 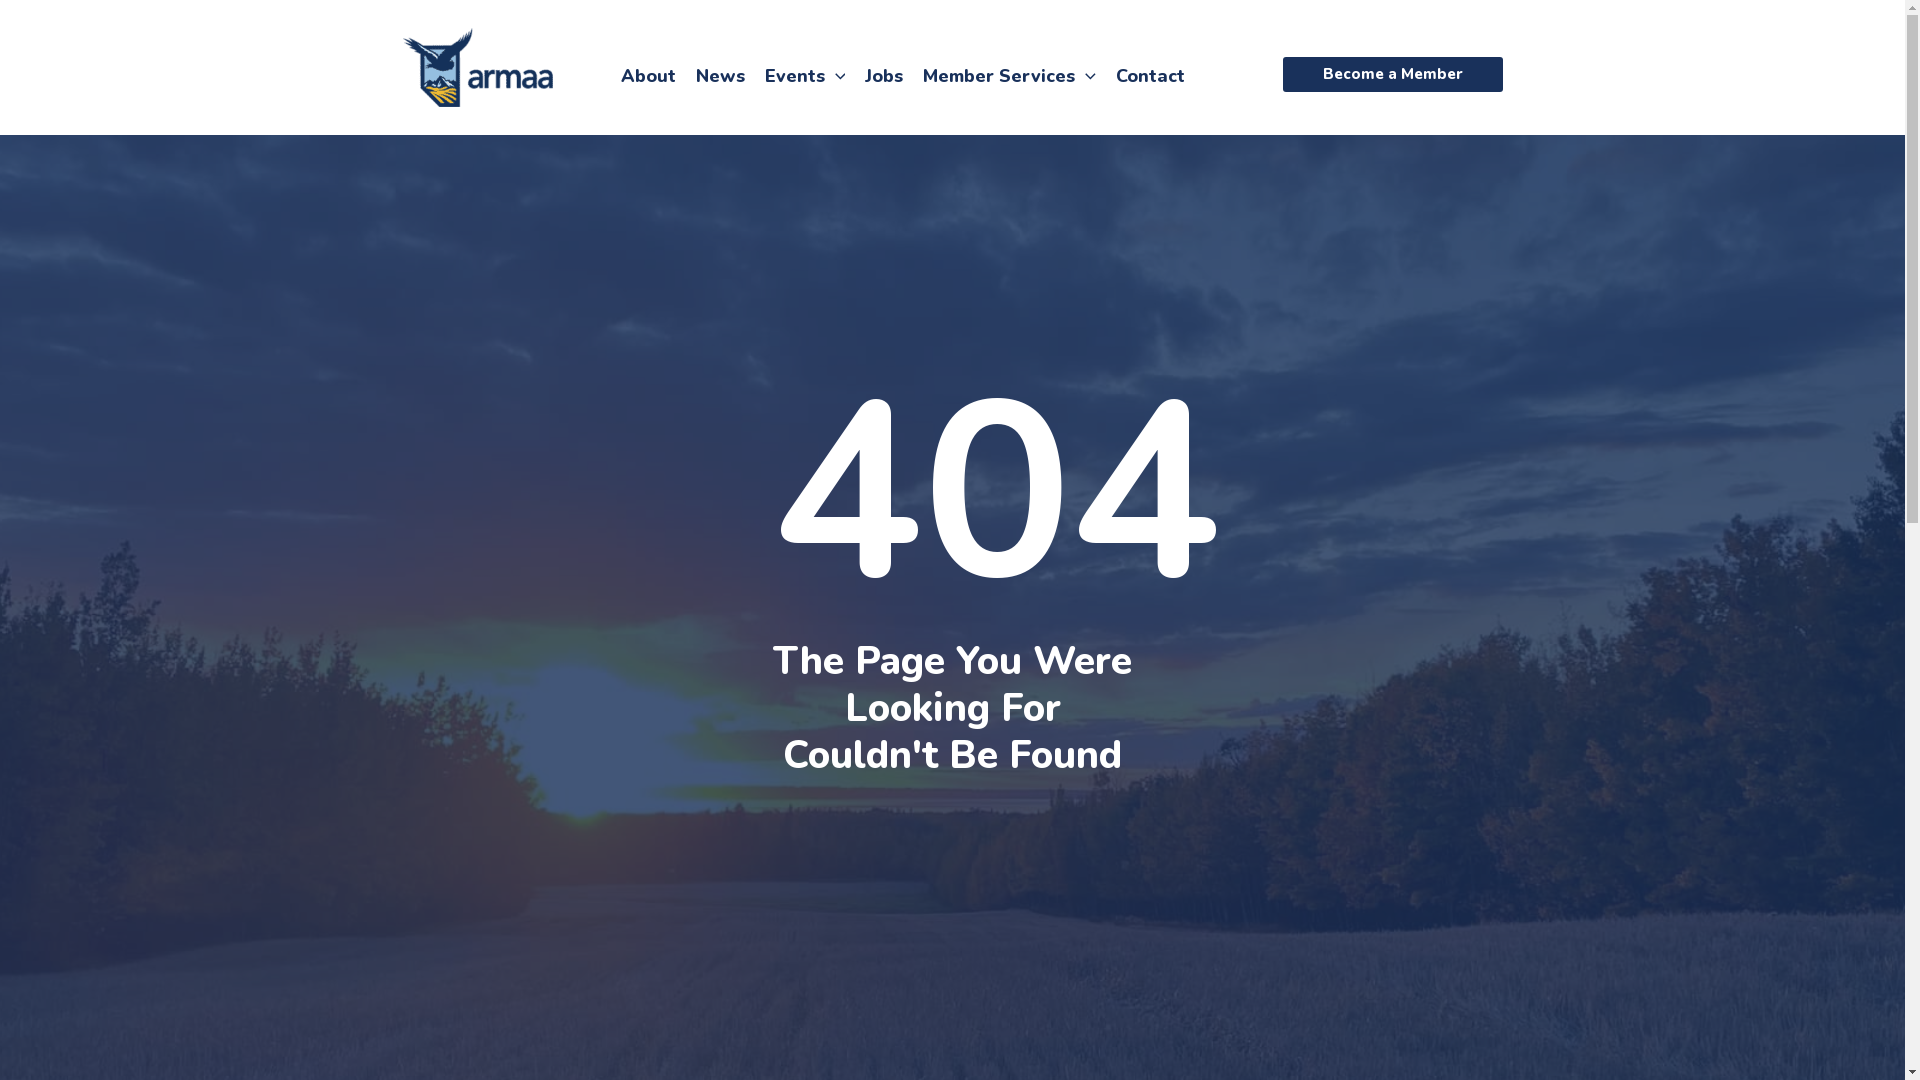 What do you see at coordinates (1104, 73) in the screenshot?
I see `'Contact'` at bounding box center [1104, 73].